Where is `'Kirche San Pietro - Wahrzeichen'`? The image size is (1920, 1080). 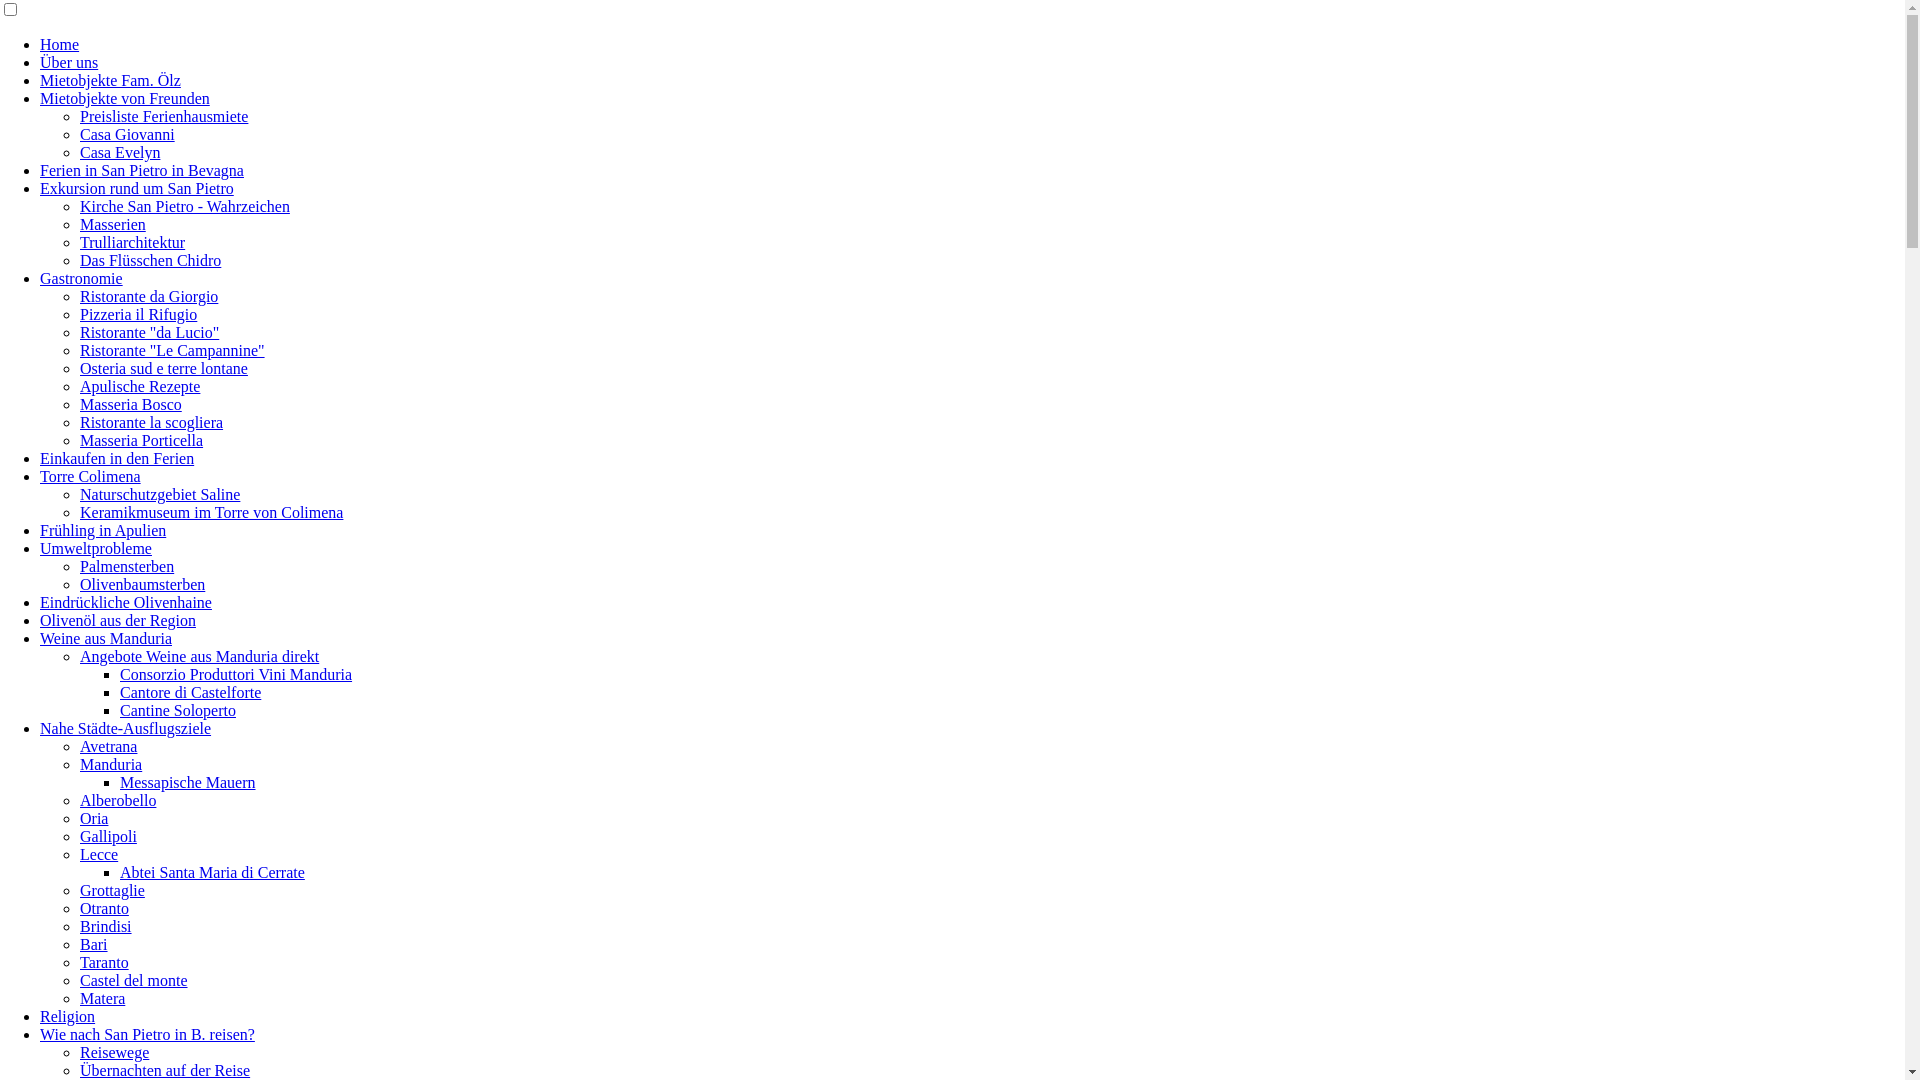
'Kirche San Pietro - Wahrzeichen' is located at coordinates (185, 206).